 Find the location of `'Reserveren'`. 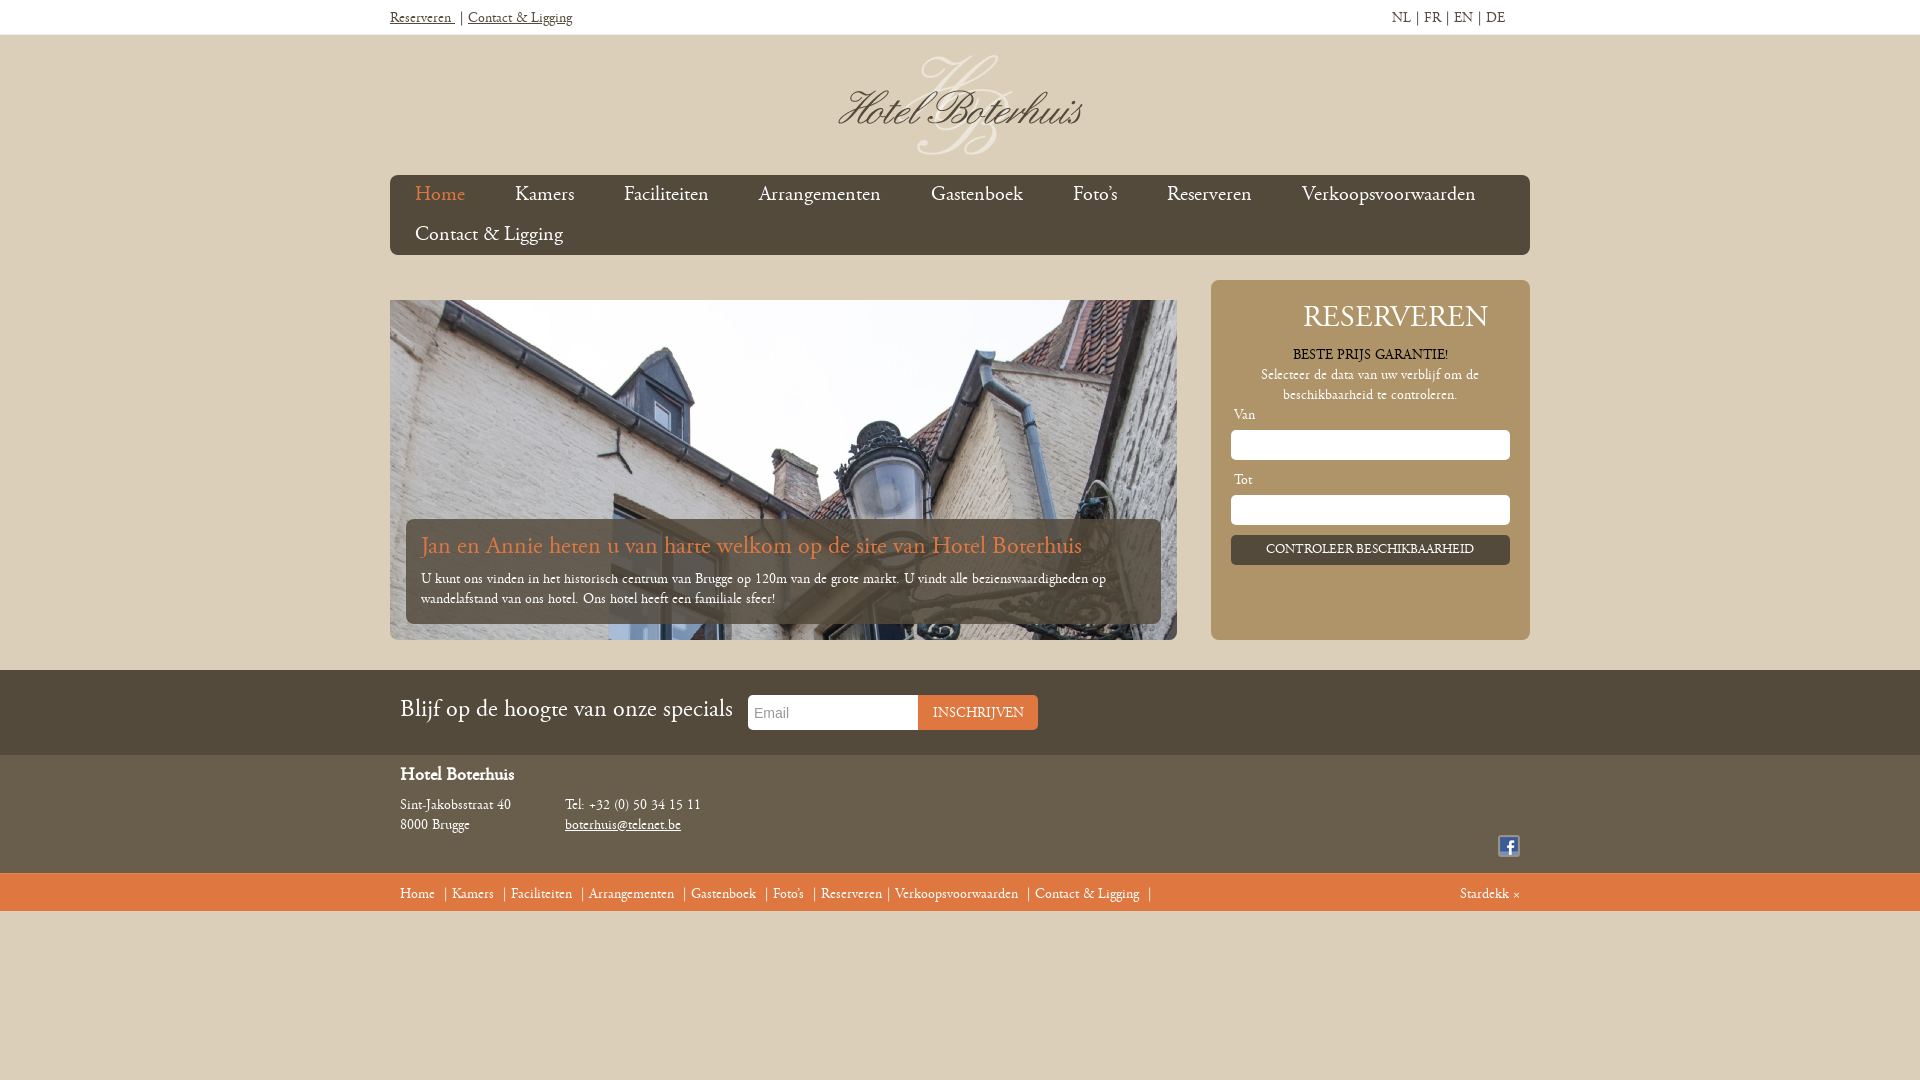

'Reserveren' is located at coordinates (820, 893).